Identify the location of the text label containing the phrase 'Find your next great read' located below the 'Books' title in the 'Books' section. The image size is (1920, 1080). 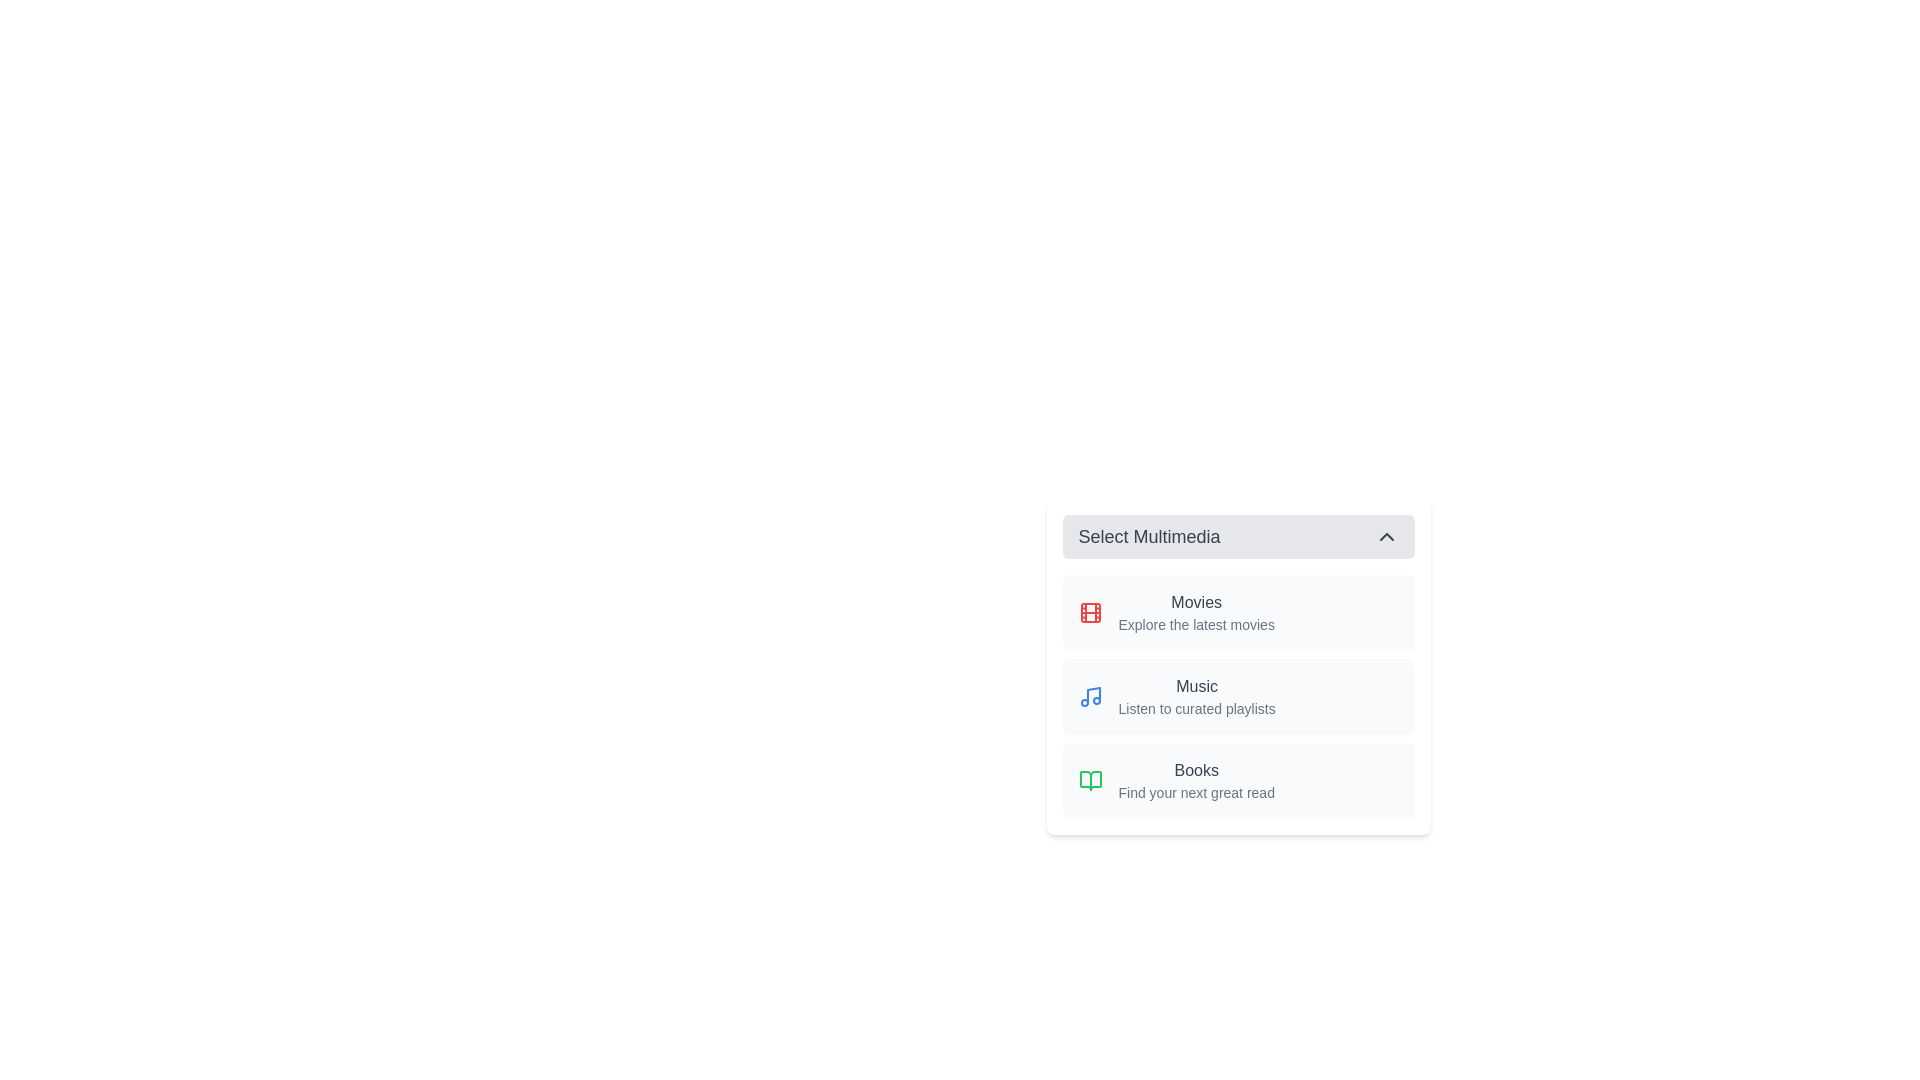
(1196, 792).